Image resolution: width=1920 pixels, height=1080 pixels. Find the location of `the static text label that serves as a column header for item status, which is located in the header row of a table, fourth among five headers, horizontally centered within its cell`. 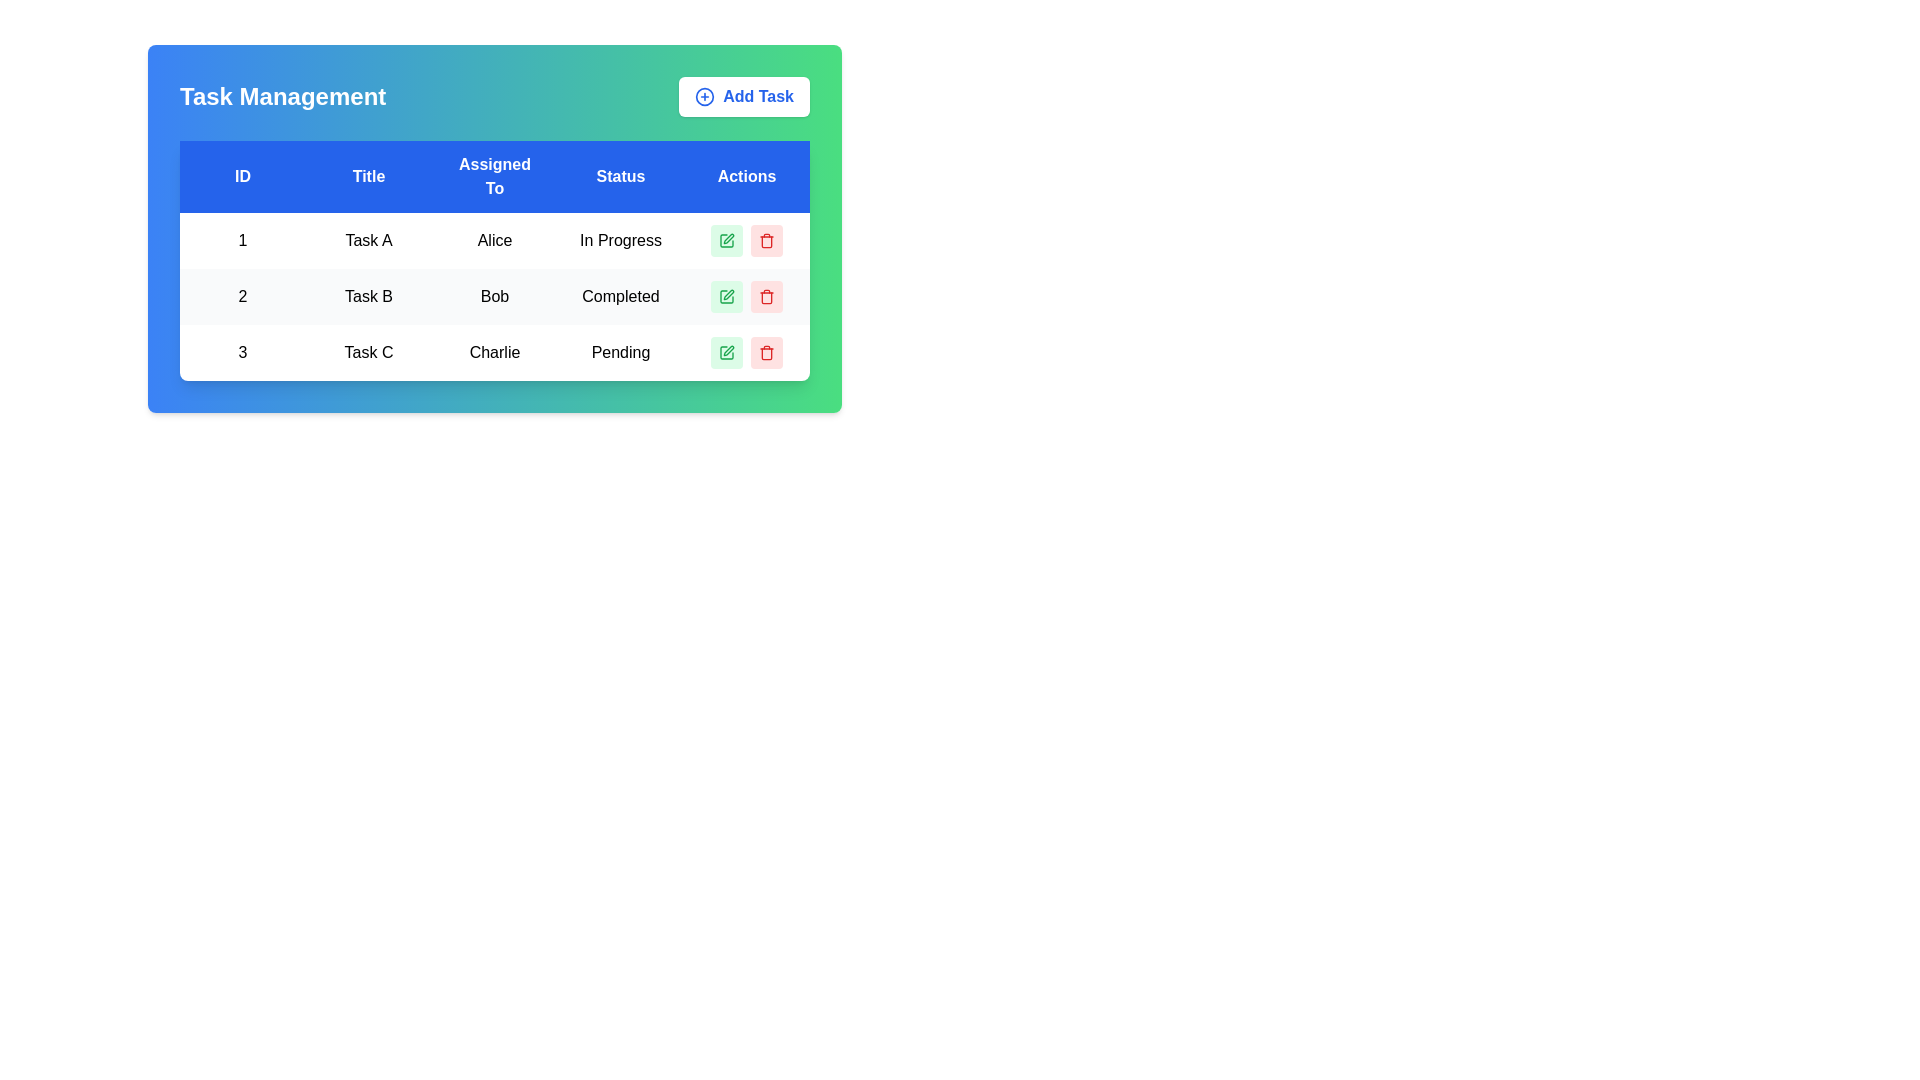

the static text label that serves as a column header for item status, which is located in the header row of a table, fourth among five headers, horizontally centered within its cell is located at coordinates (619, 176).